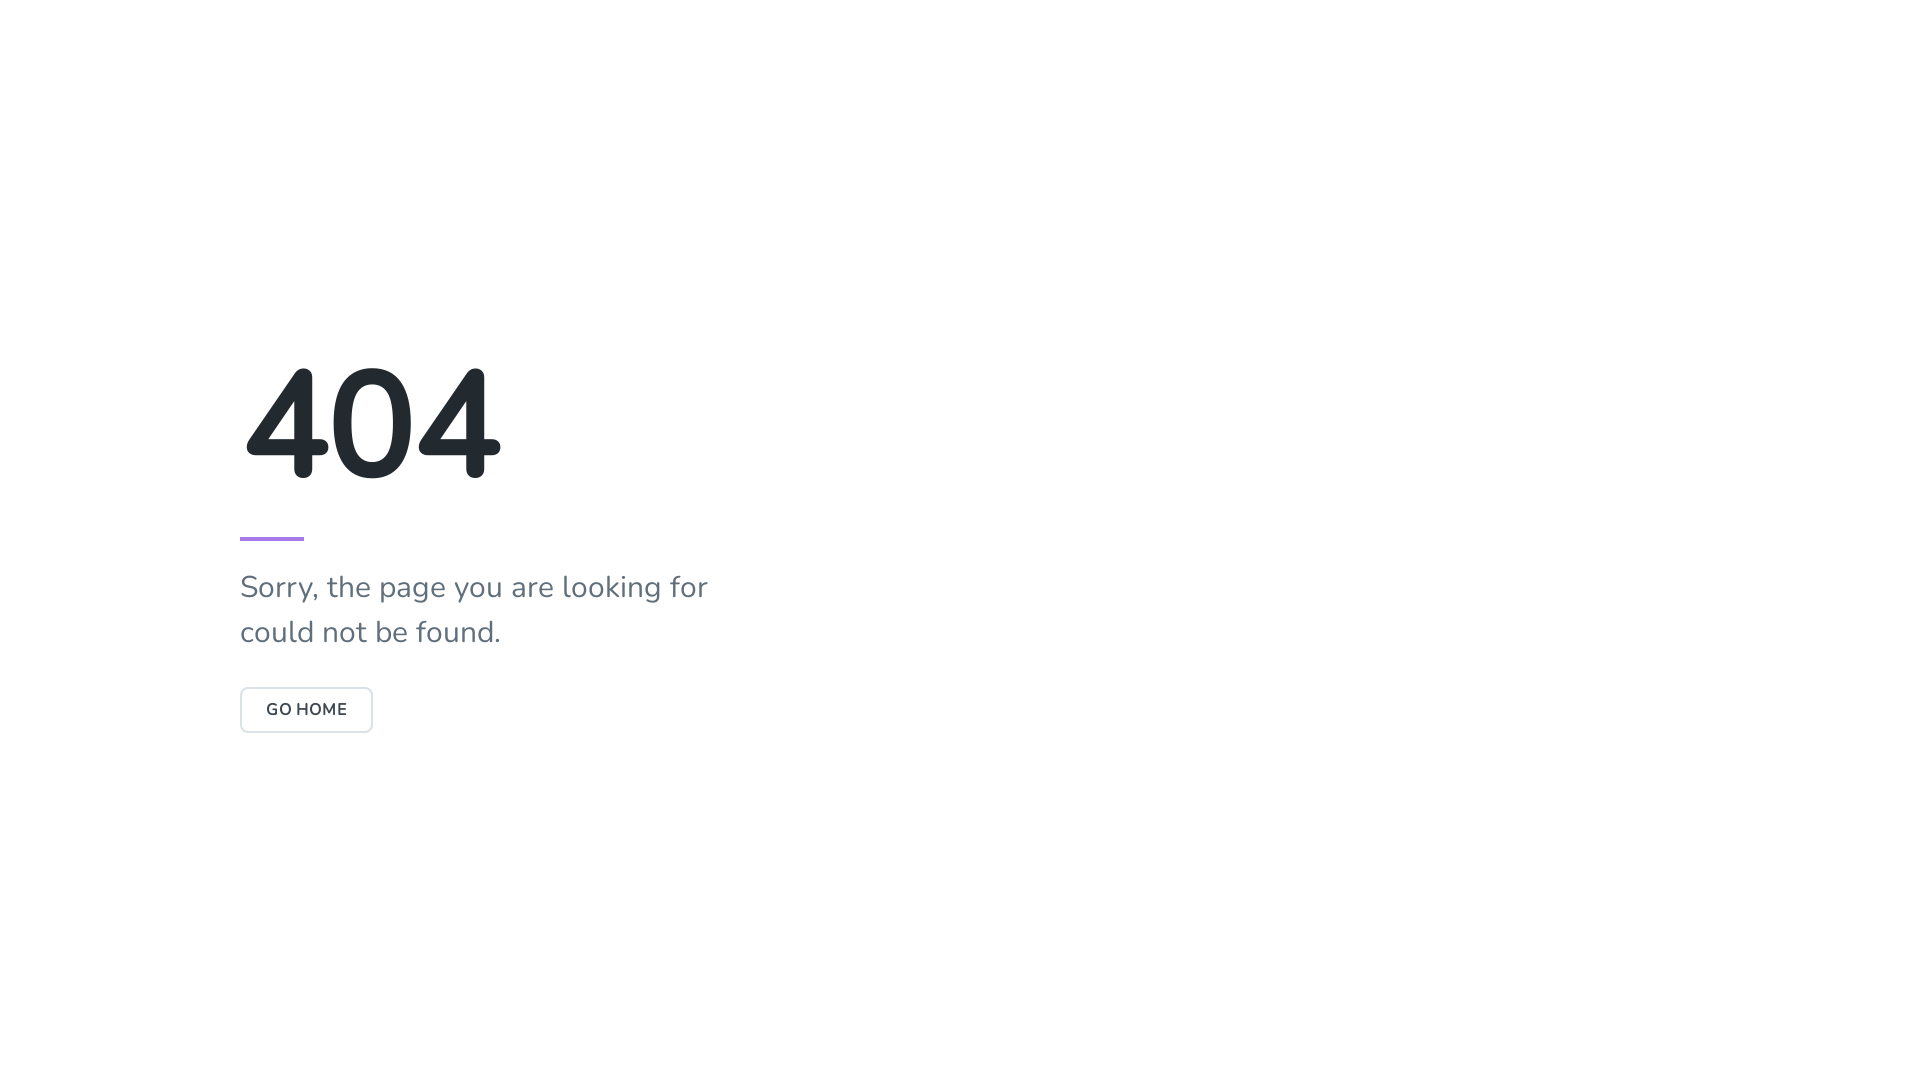 The image size is (1920, 1080). I want to click on 'GO HOME', so click(240, 708).